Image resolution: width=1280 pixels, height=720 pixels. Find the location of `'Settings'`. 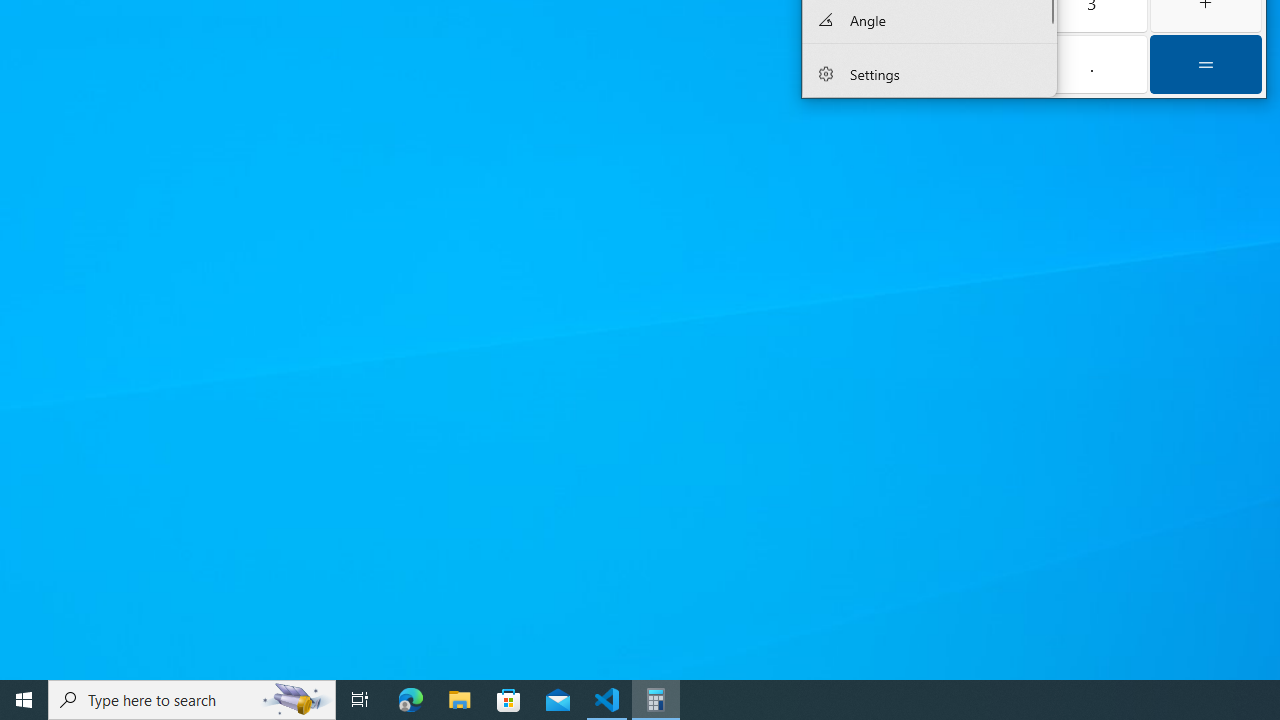

'Settings' is located at coordinates (928, 73).